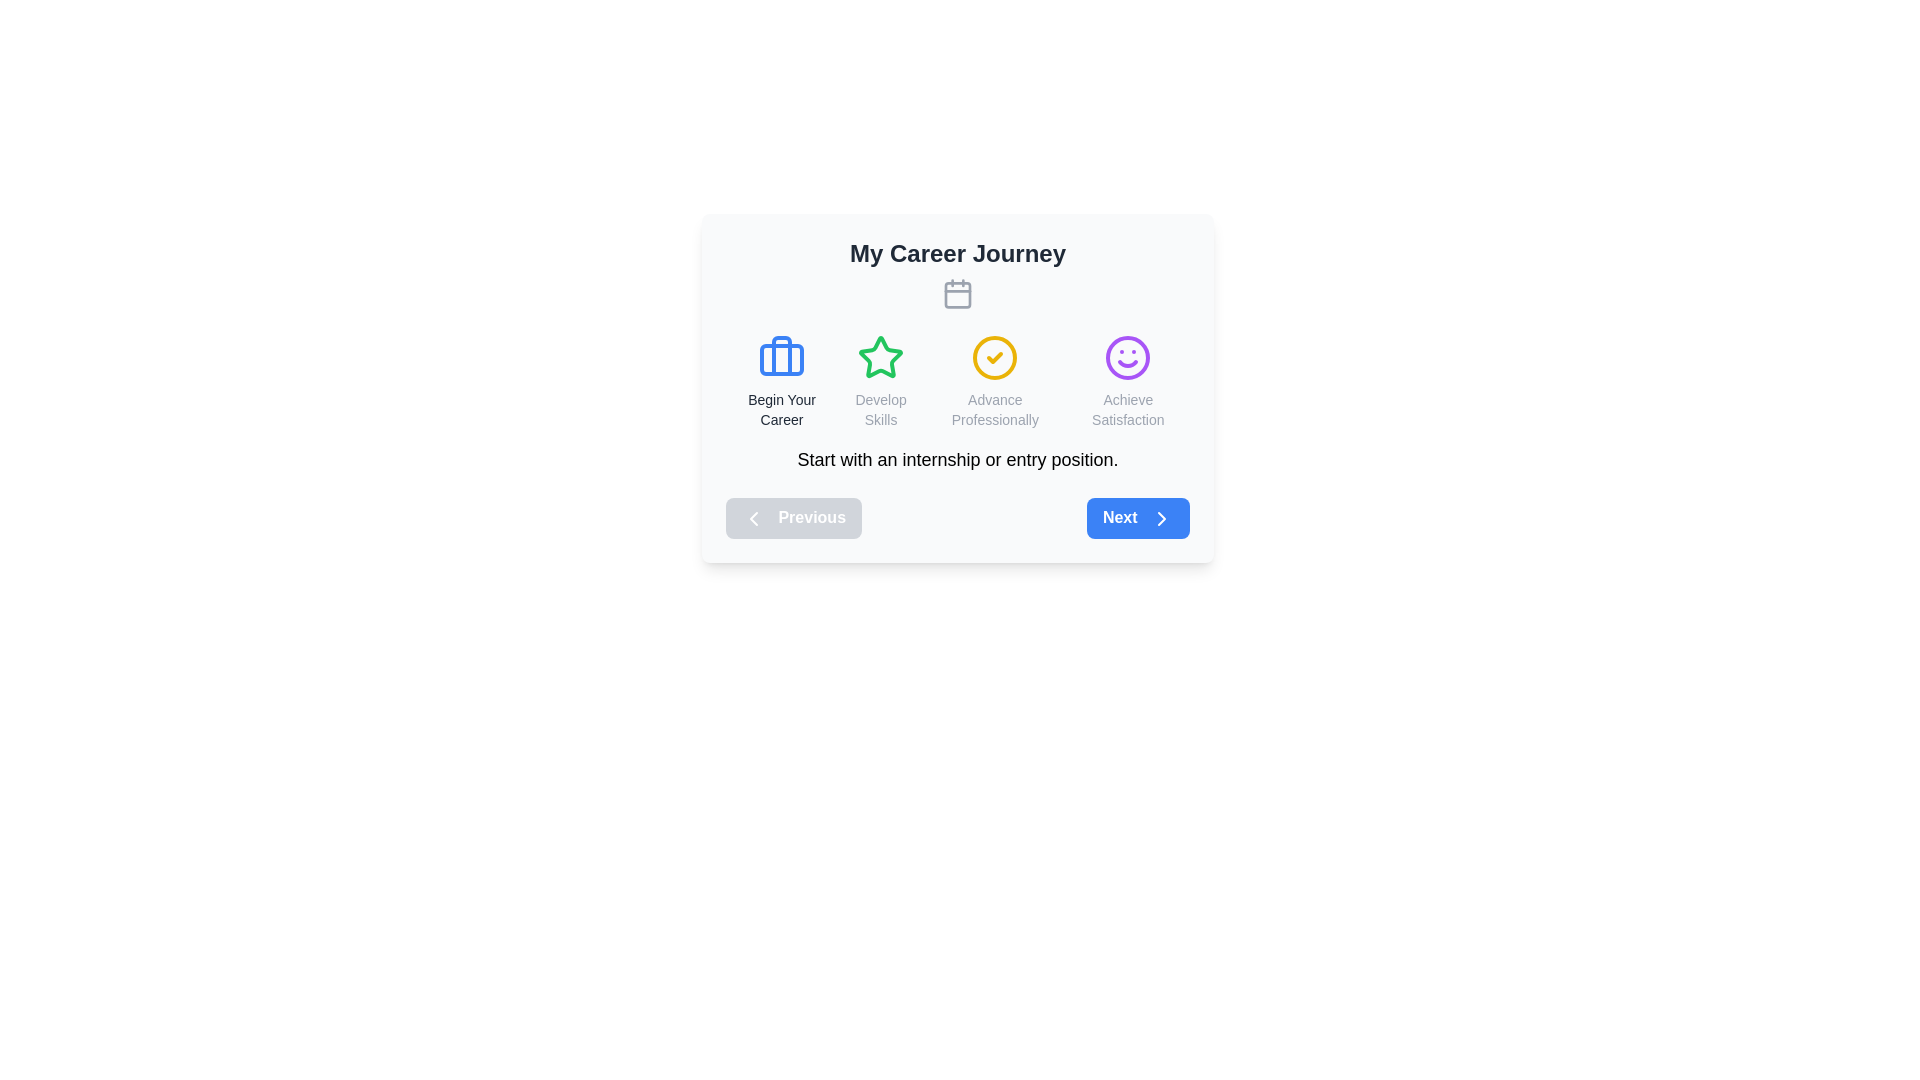 Image resolution: width=1920 pixels, height=1080 pixels. Describe the element at coordinates (880, 356) in the screenshot. I see `the green star-shaped icon located below the 'Develop Skills' label` at that location.